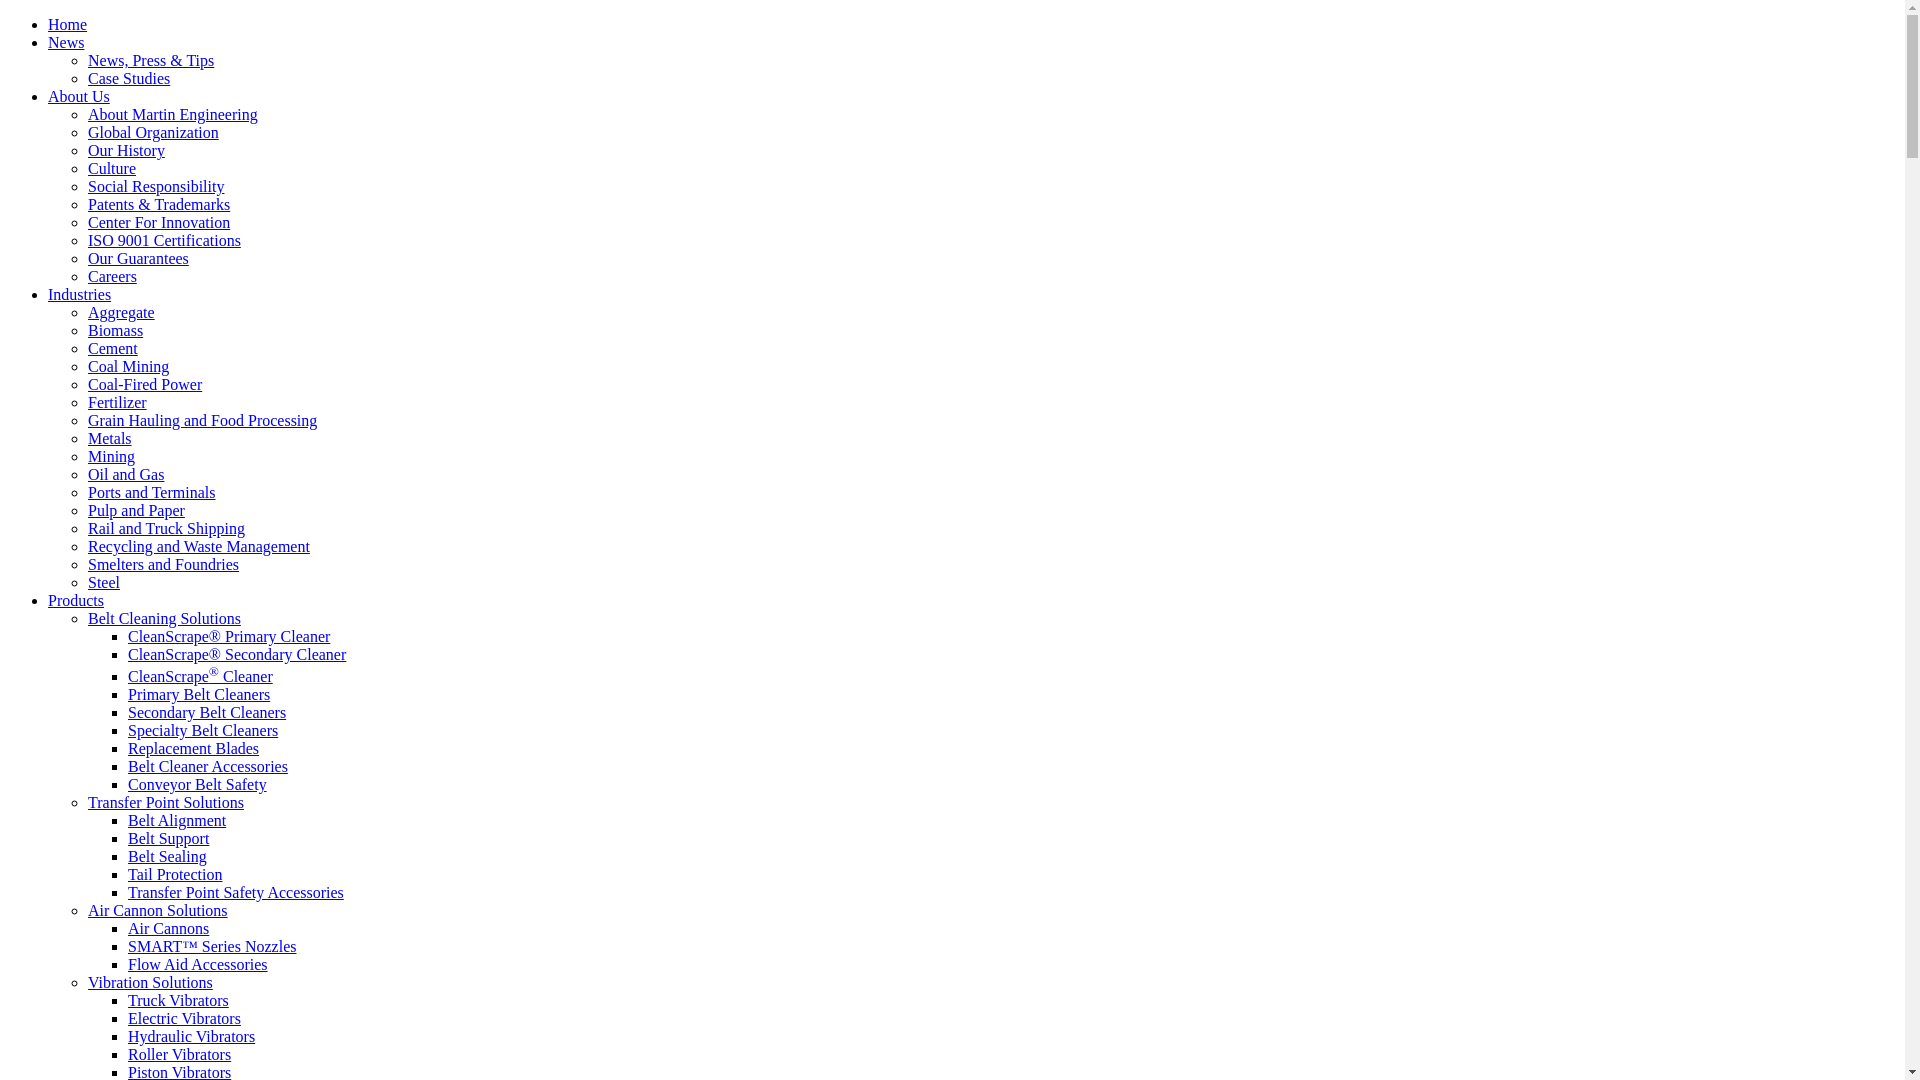  I want to click on 'Careers', so click(111, 276).